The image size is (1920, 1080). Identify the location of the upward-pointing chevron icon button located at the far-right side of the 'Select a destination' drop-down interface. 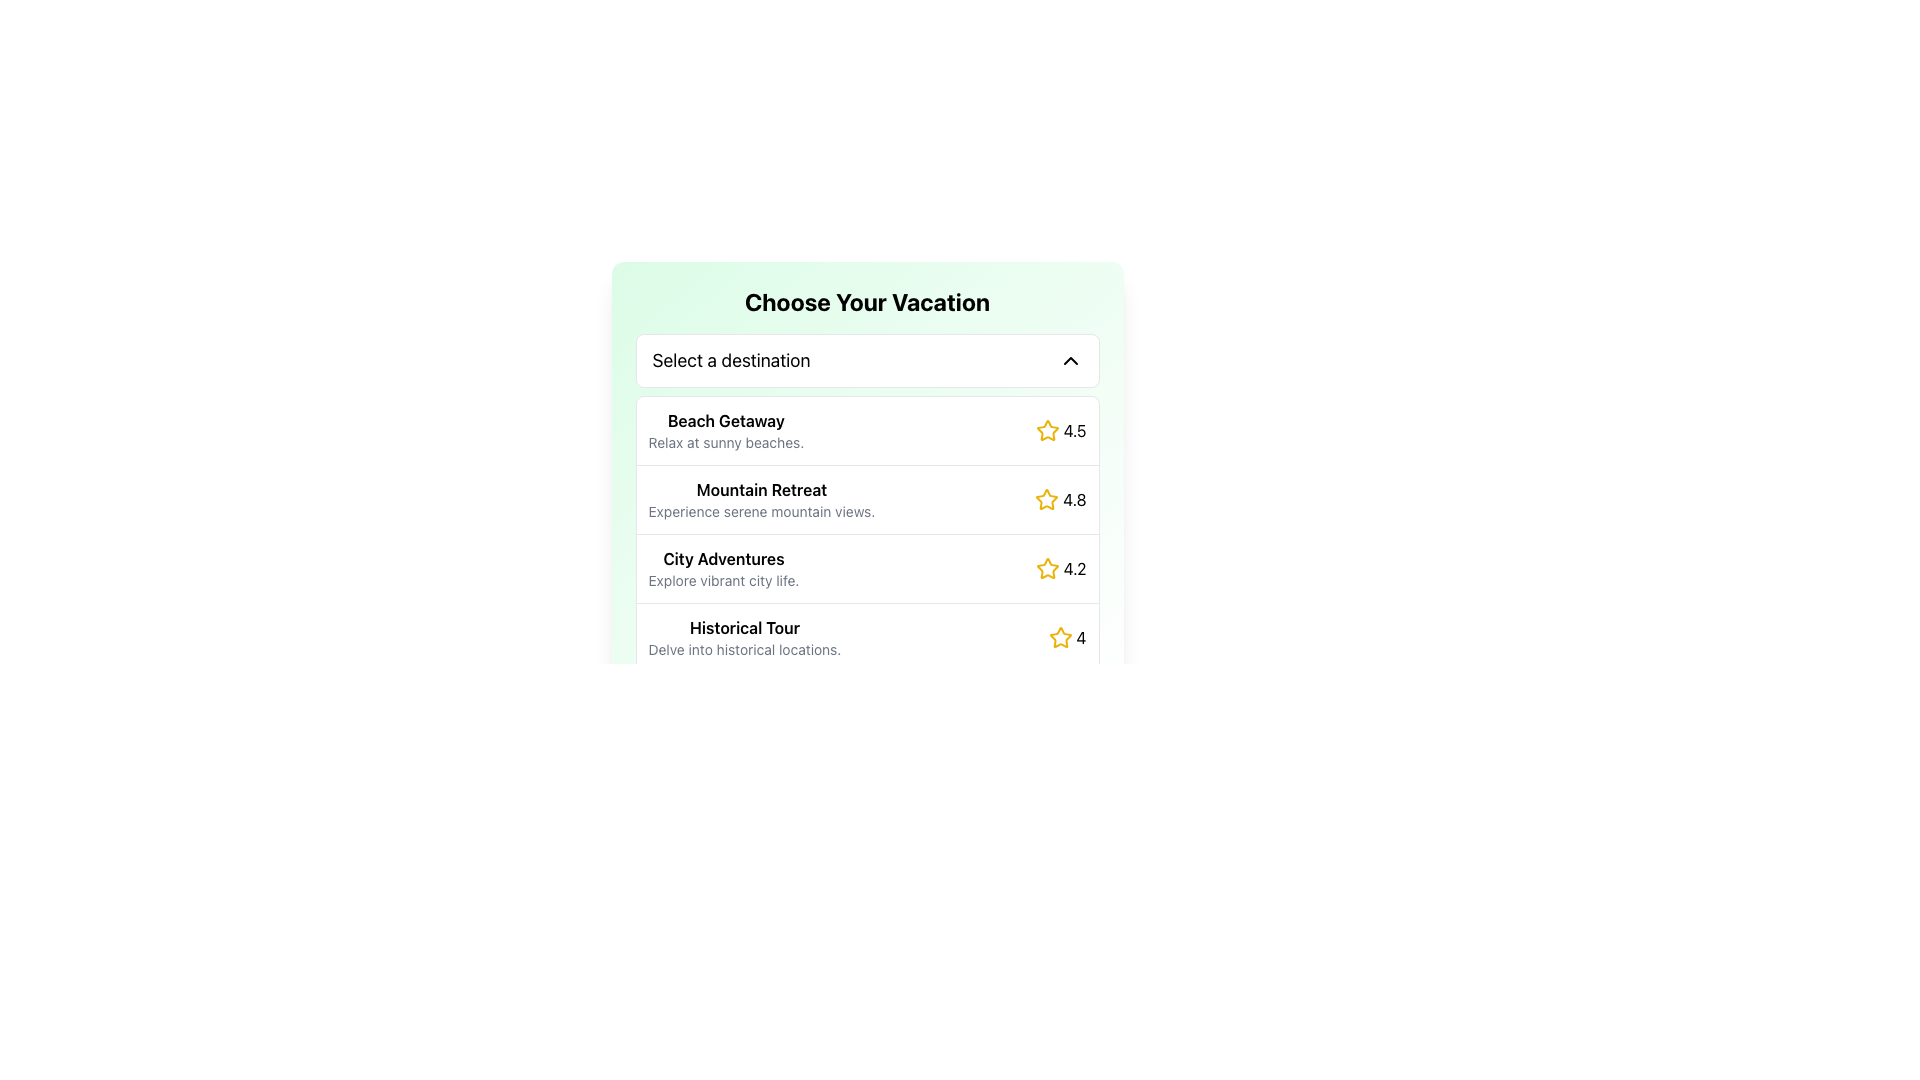
(1069, 361).